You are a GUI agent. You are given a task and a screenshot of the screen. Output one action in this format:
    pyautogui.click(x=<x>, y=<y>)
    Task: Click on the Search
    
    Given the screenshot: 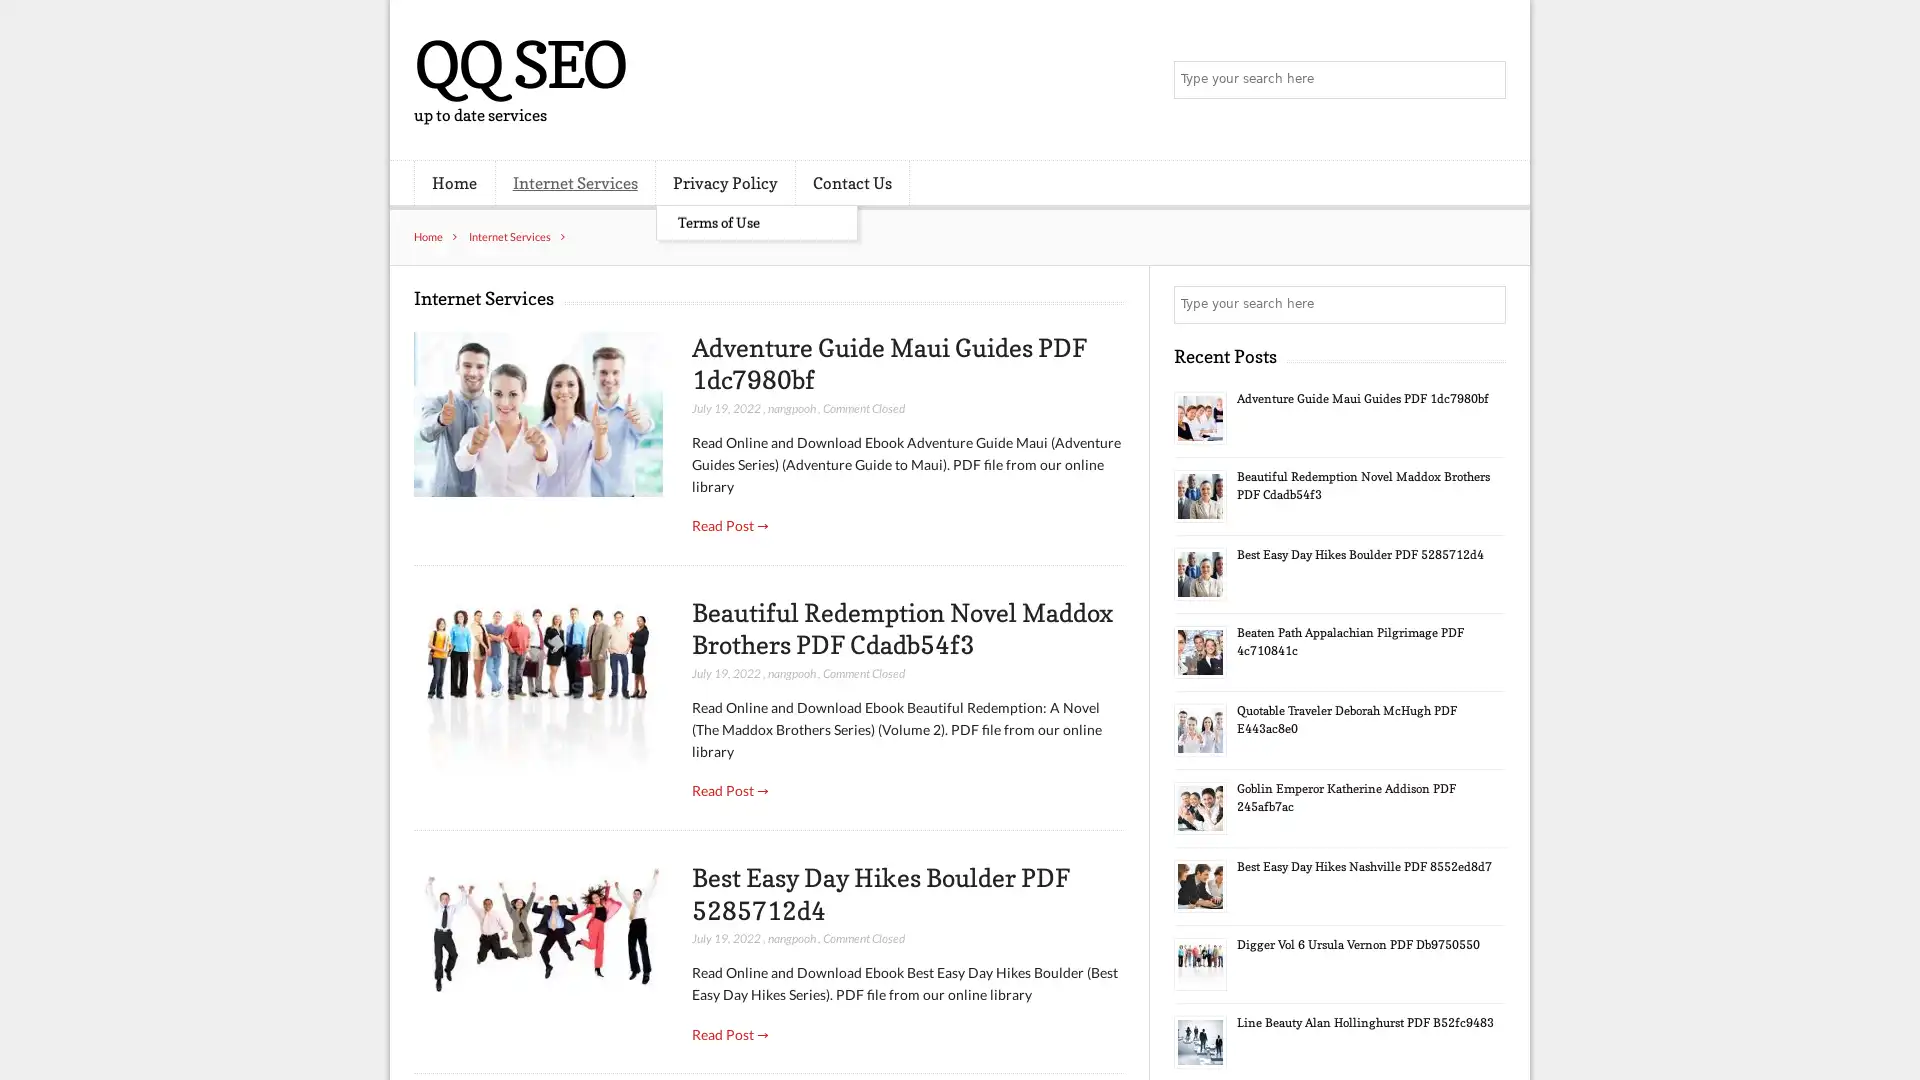 What is the action you would take?
    pyautogui.click(x=1485, y=304)
    